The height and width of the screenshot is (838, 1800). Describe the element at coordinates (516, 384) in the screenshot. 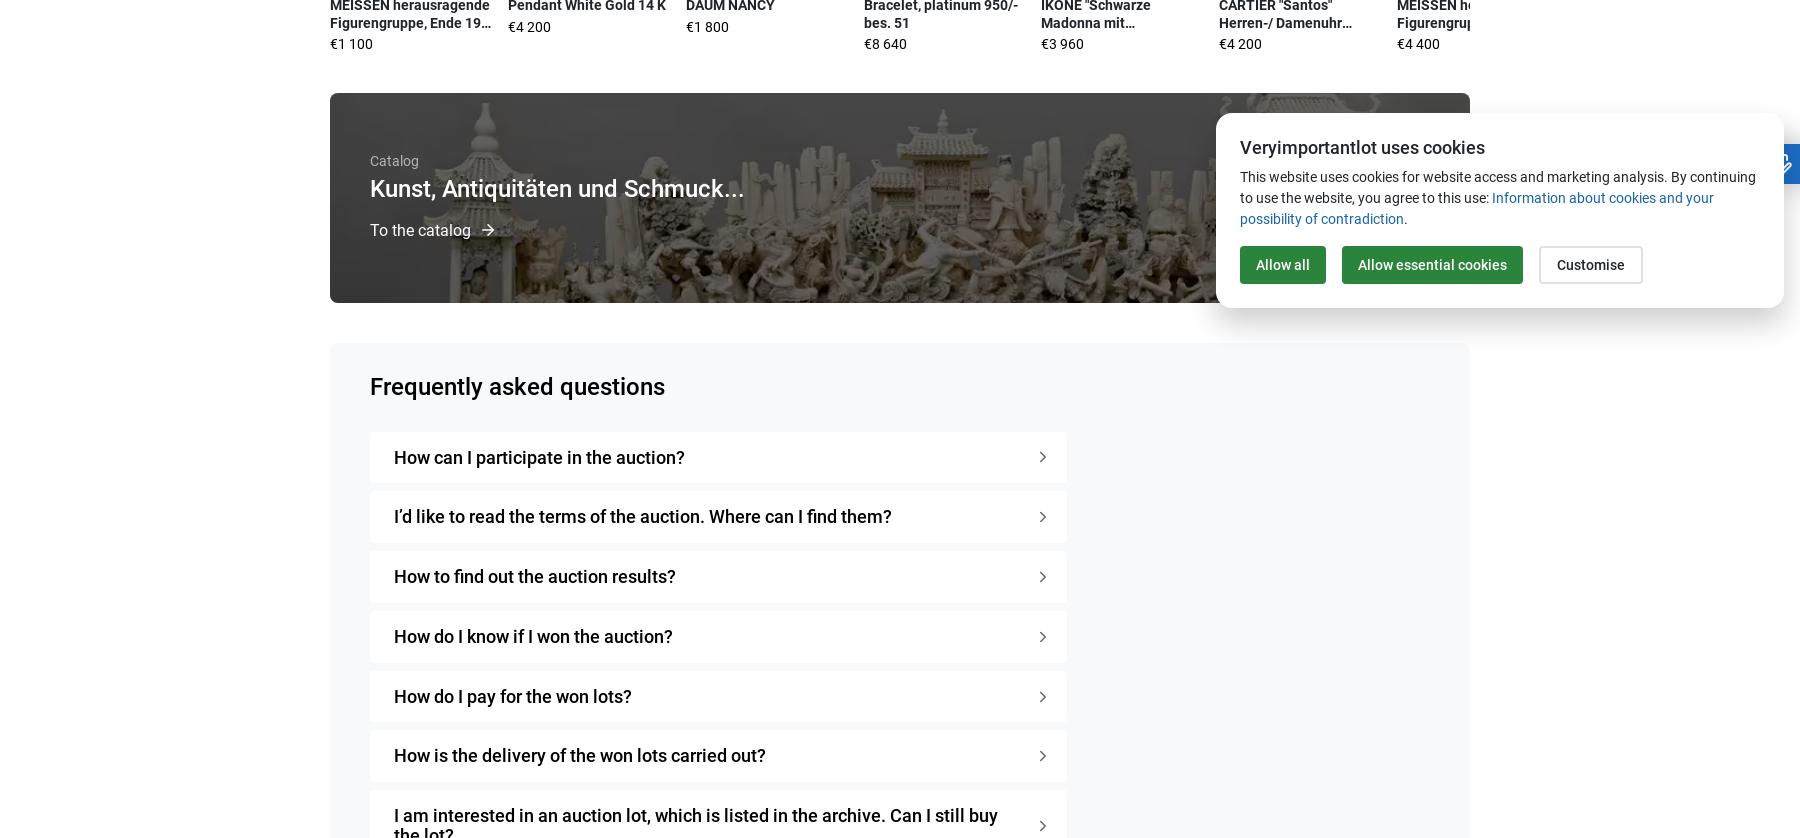

I see `'Frequently asked questions'` at that location.